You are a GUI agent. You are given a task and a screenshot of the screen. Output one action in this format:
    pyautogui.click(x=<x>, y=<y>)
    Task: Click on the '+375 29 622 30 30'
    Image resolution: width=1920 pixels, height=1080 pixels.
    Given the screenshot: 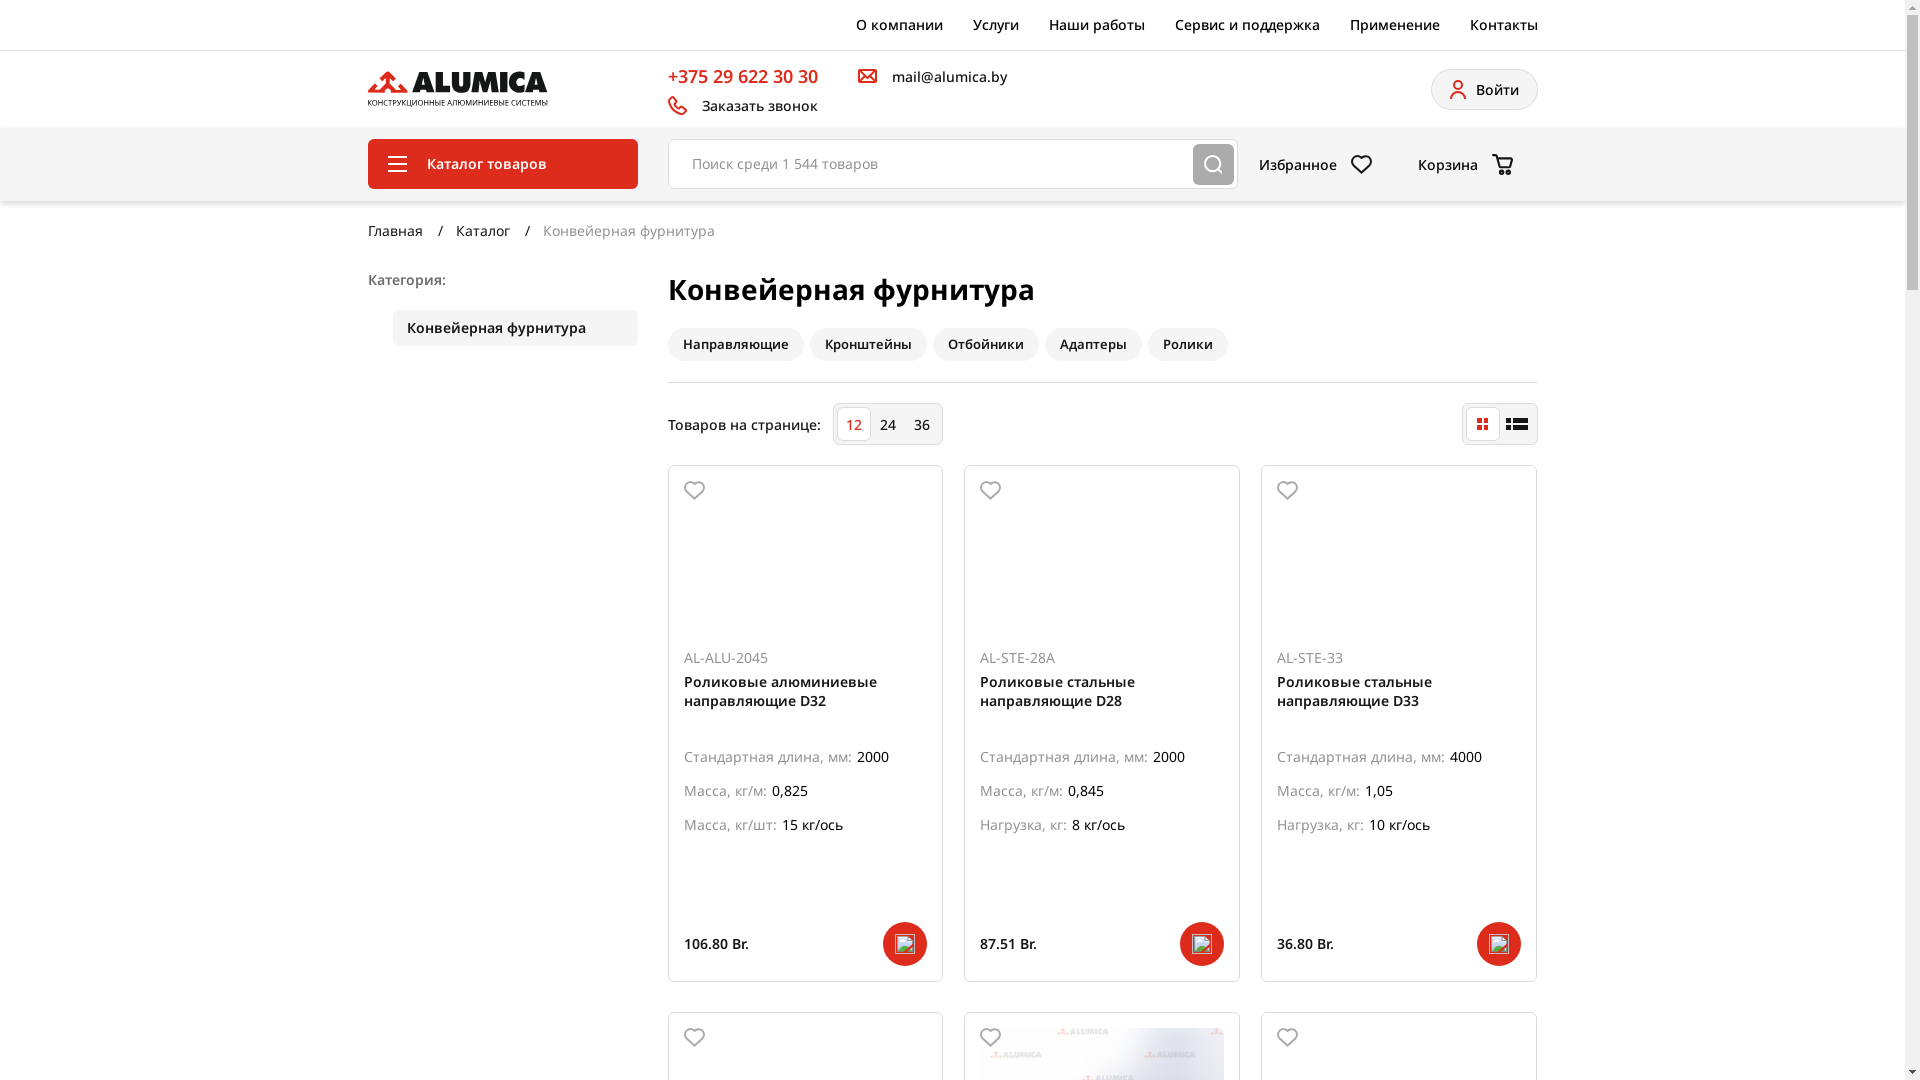 What is the action you would take?
    pyautogui.click(x=742, y=75)
    